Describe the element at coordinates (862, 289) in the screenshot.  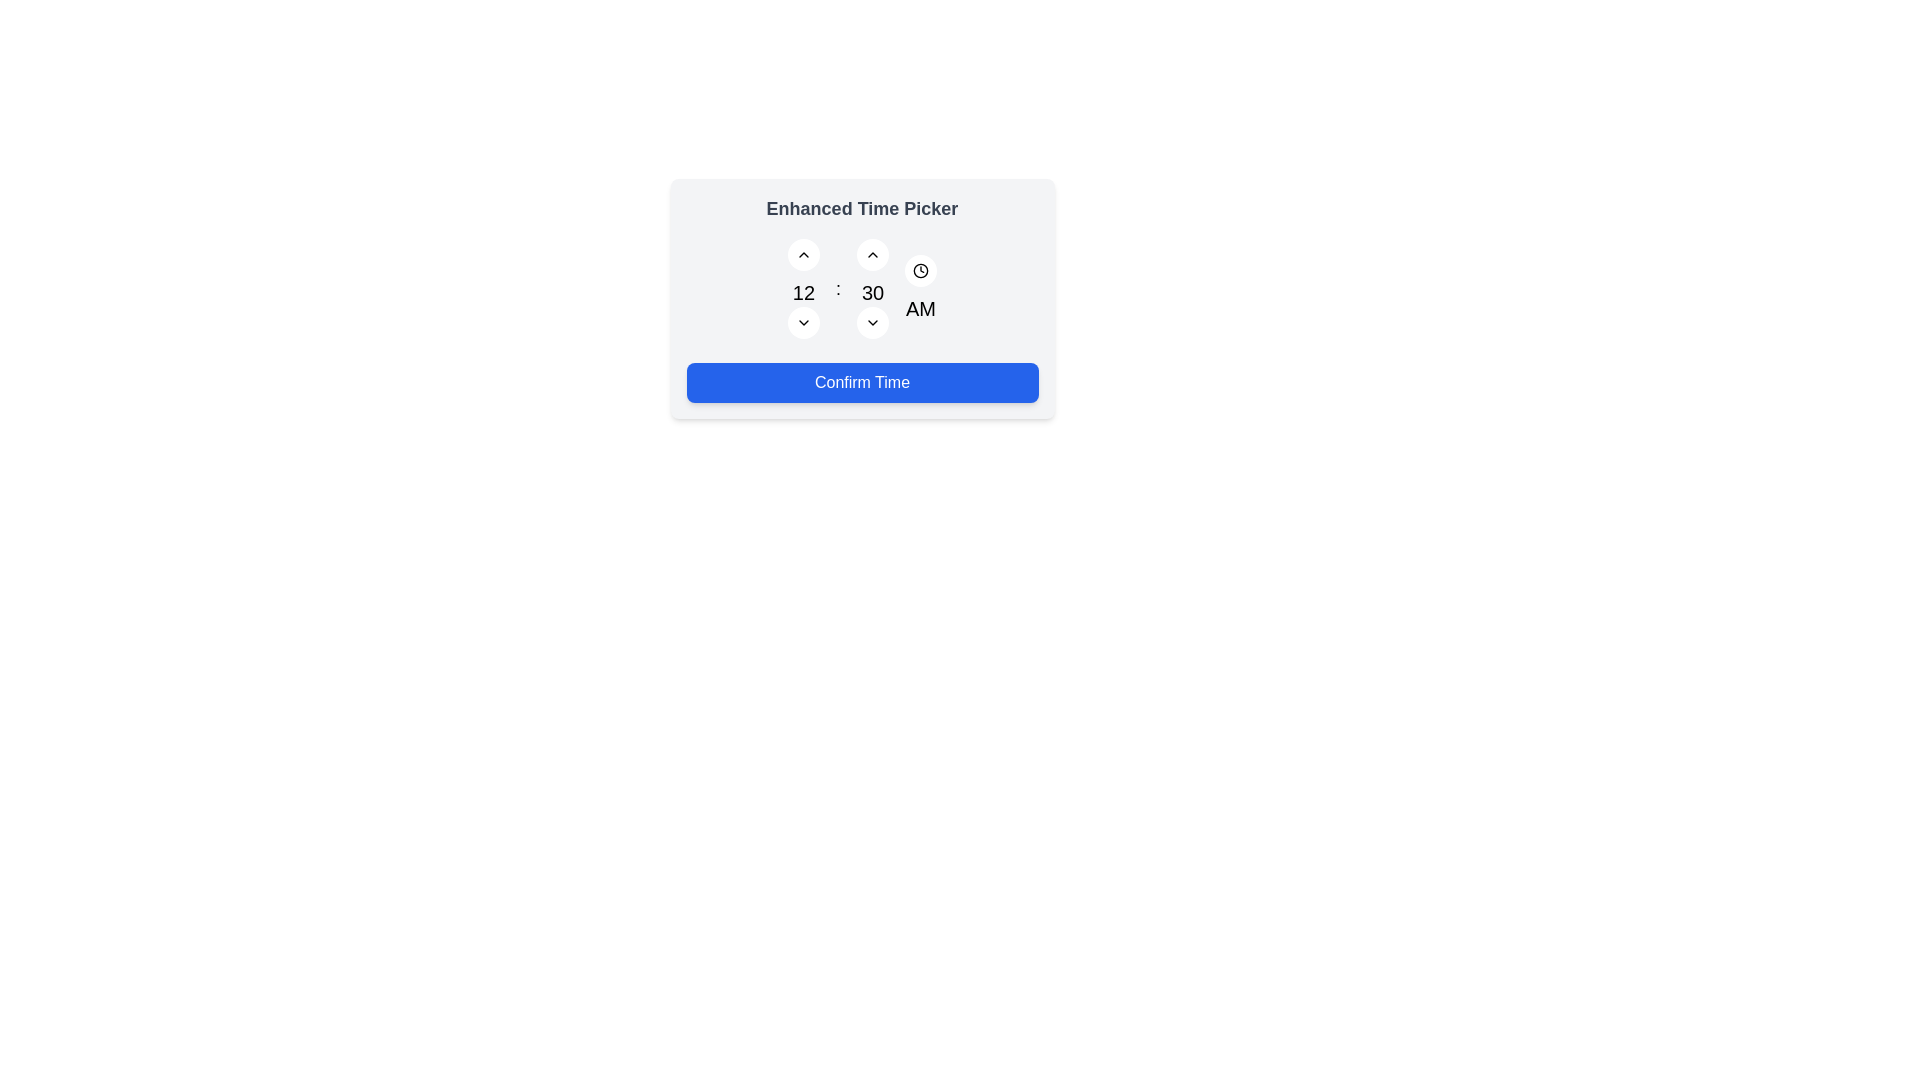
I see `displayed time from the central time display in the time picker interface, which shows the current selected time including hours, minutes, and AM/PM designation` at that location.